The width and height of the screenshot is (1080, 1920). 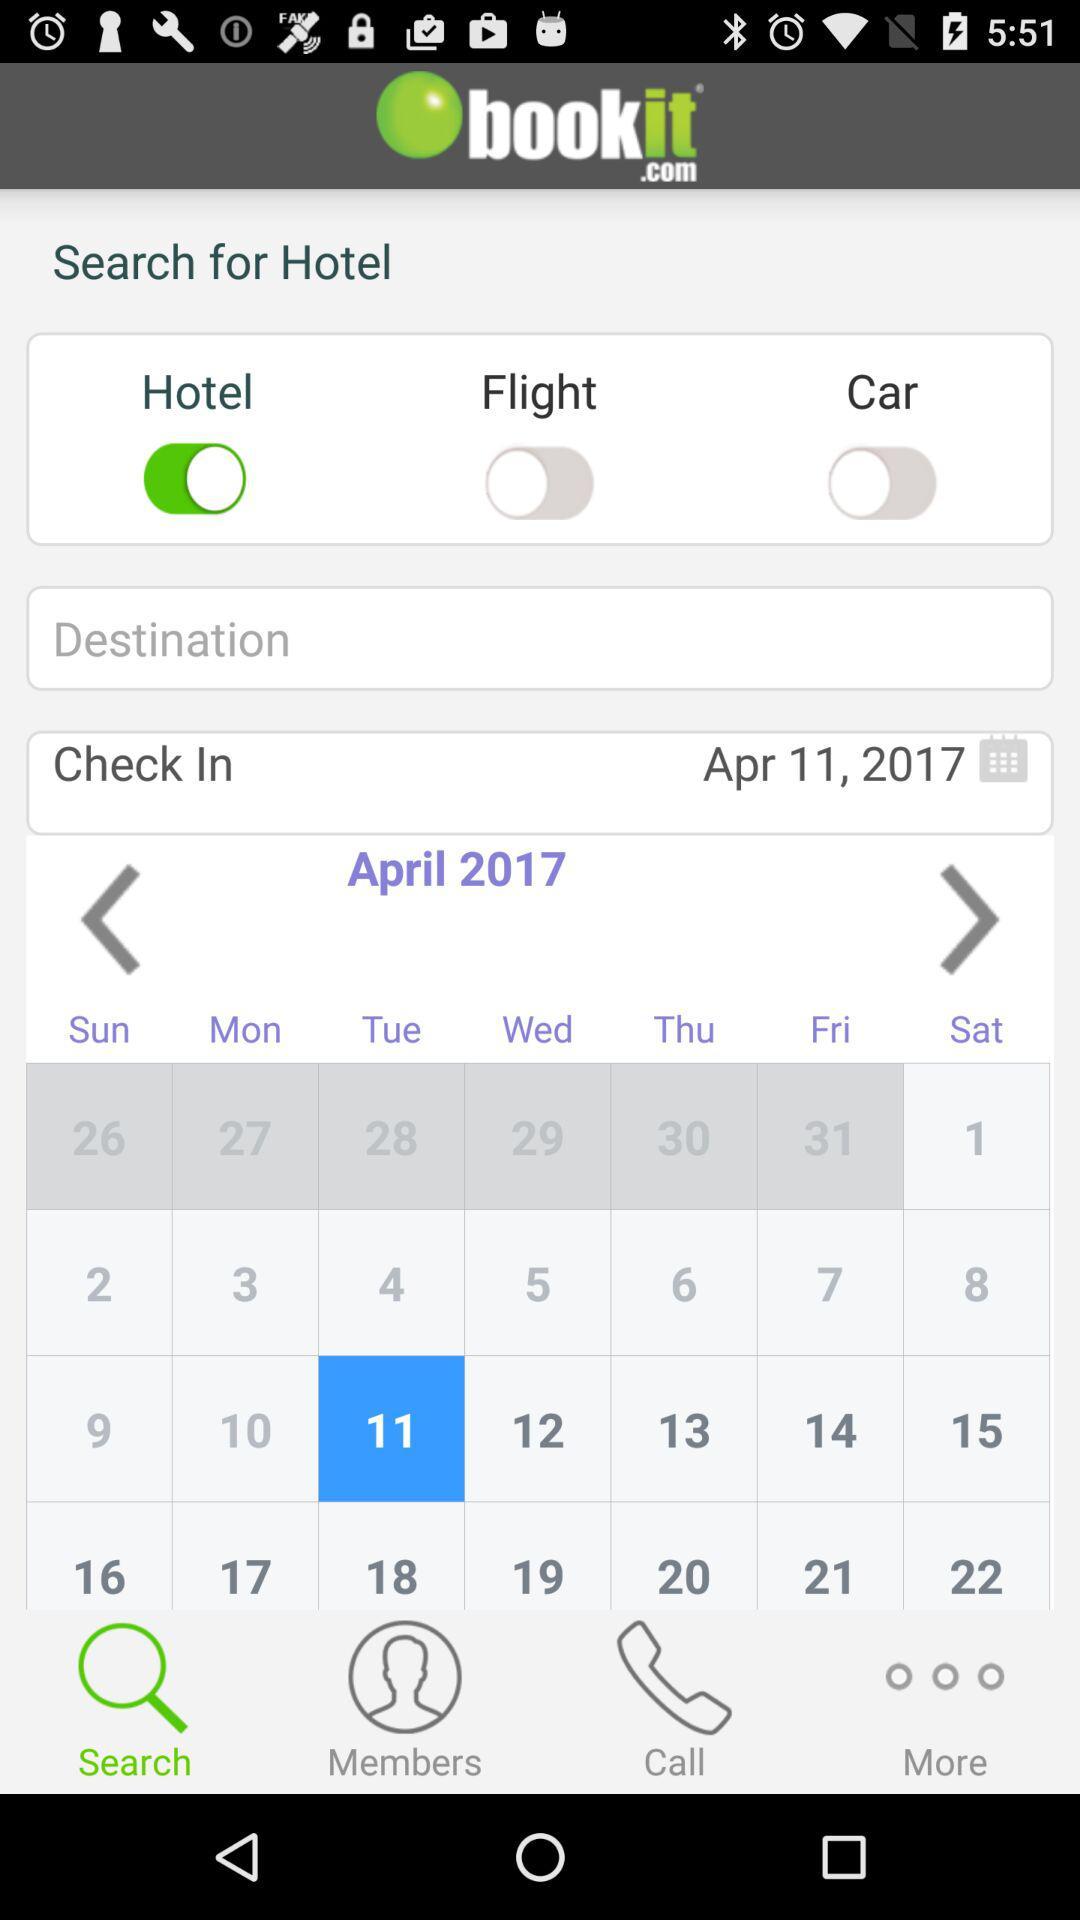 I want to click on the icon next to the fri app, so click(x=683, y=1136).